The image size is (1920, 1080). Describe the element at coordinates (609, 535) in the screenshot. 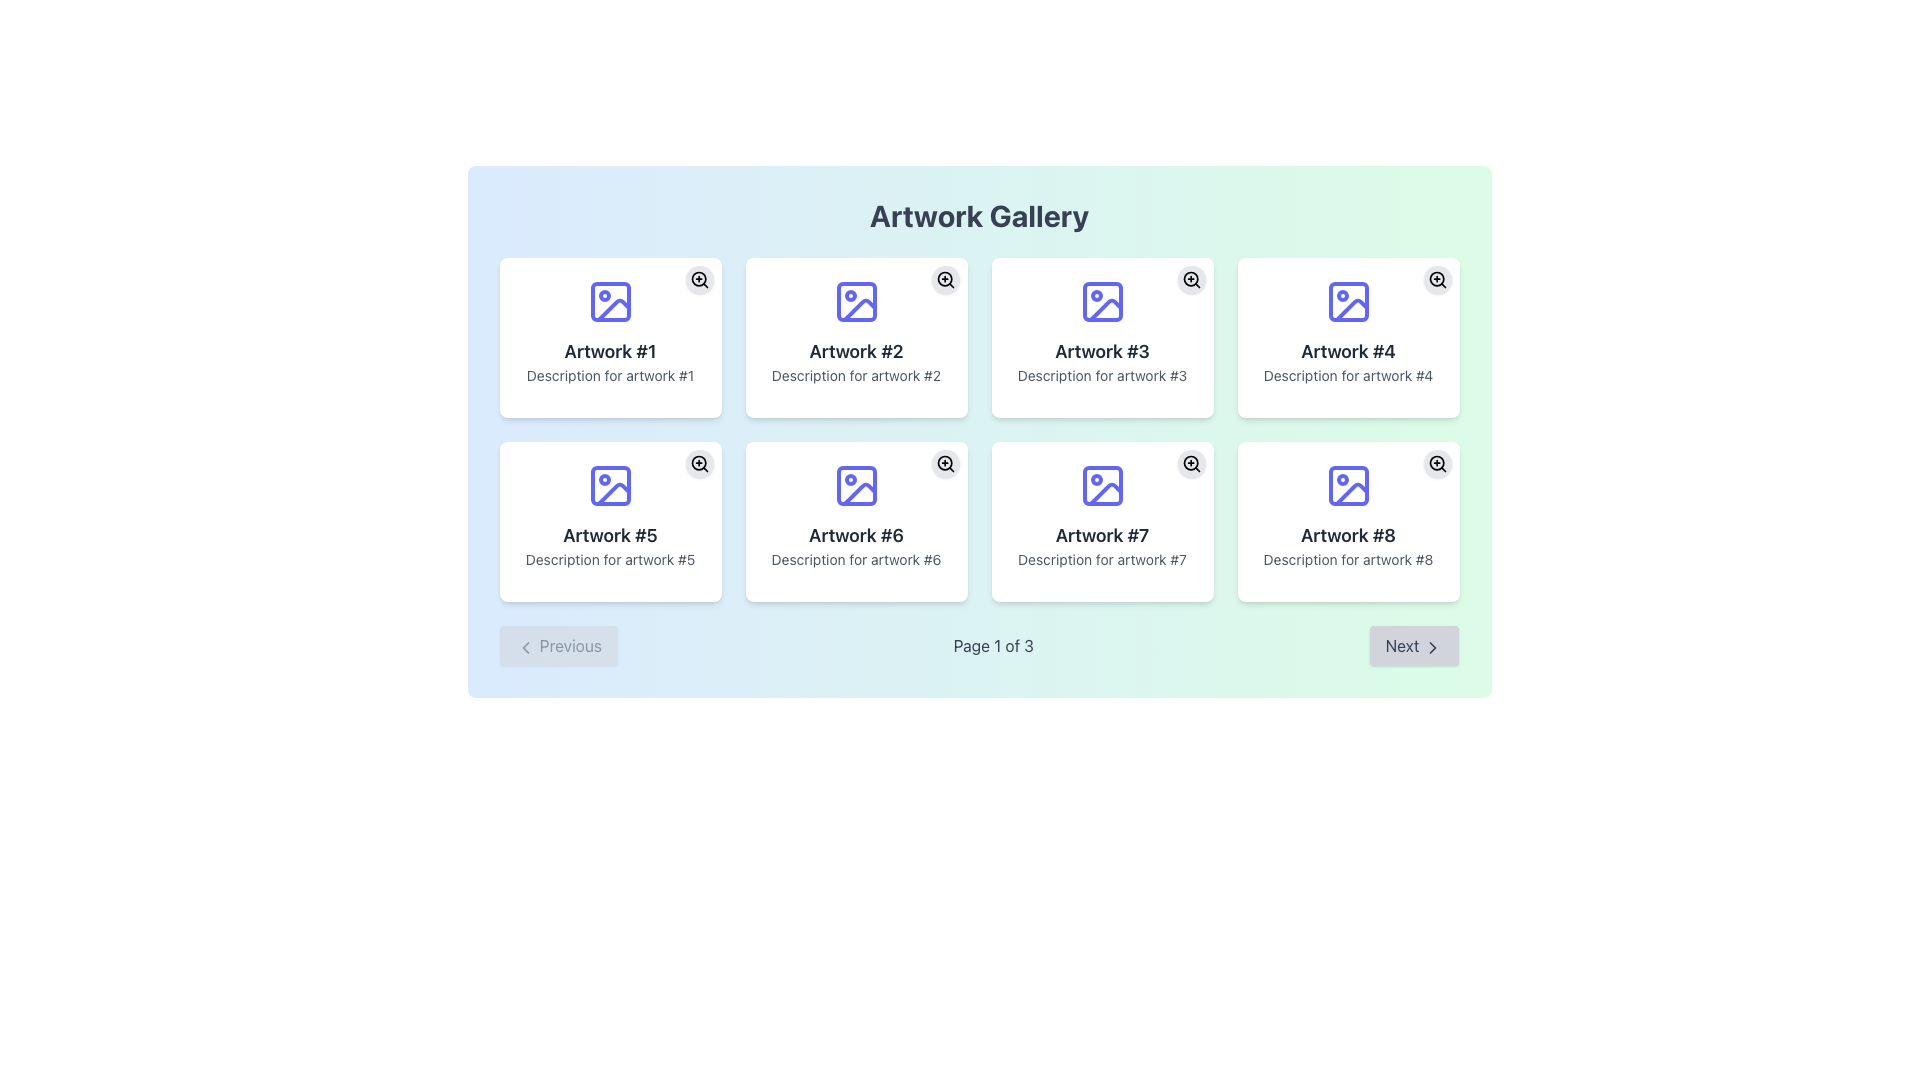

I see `the 'Artwork #5' text label` at that location.